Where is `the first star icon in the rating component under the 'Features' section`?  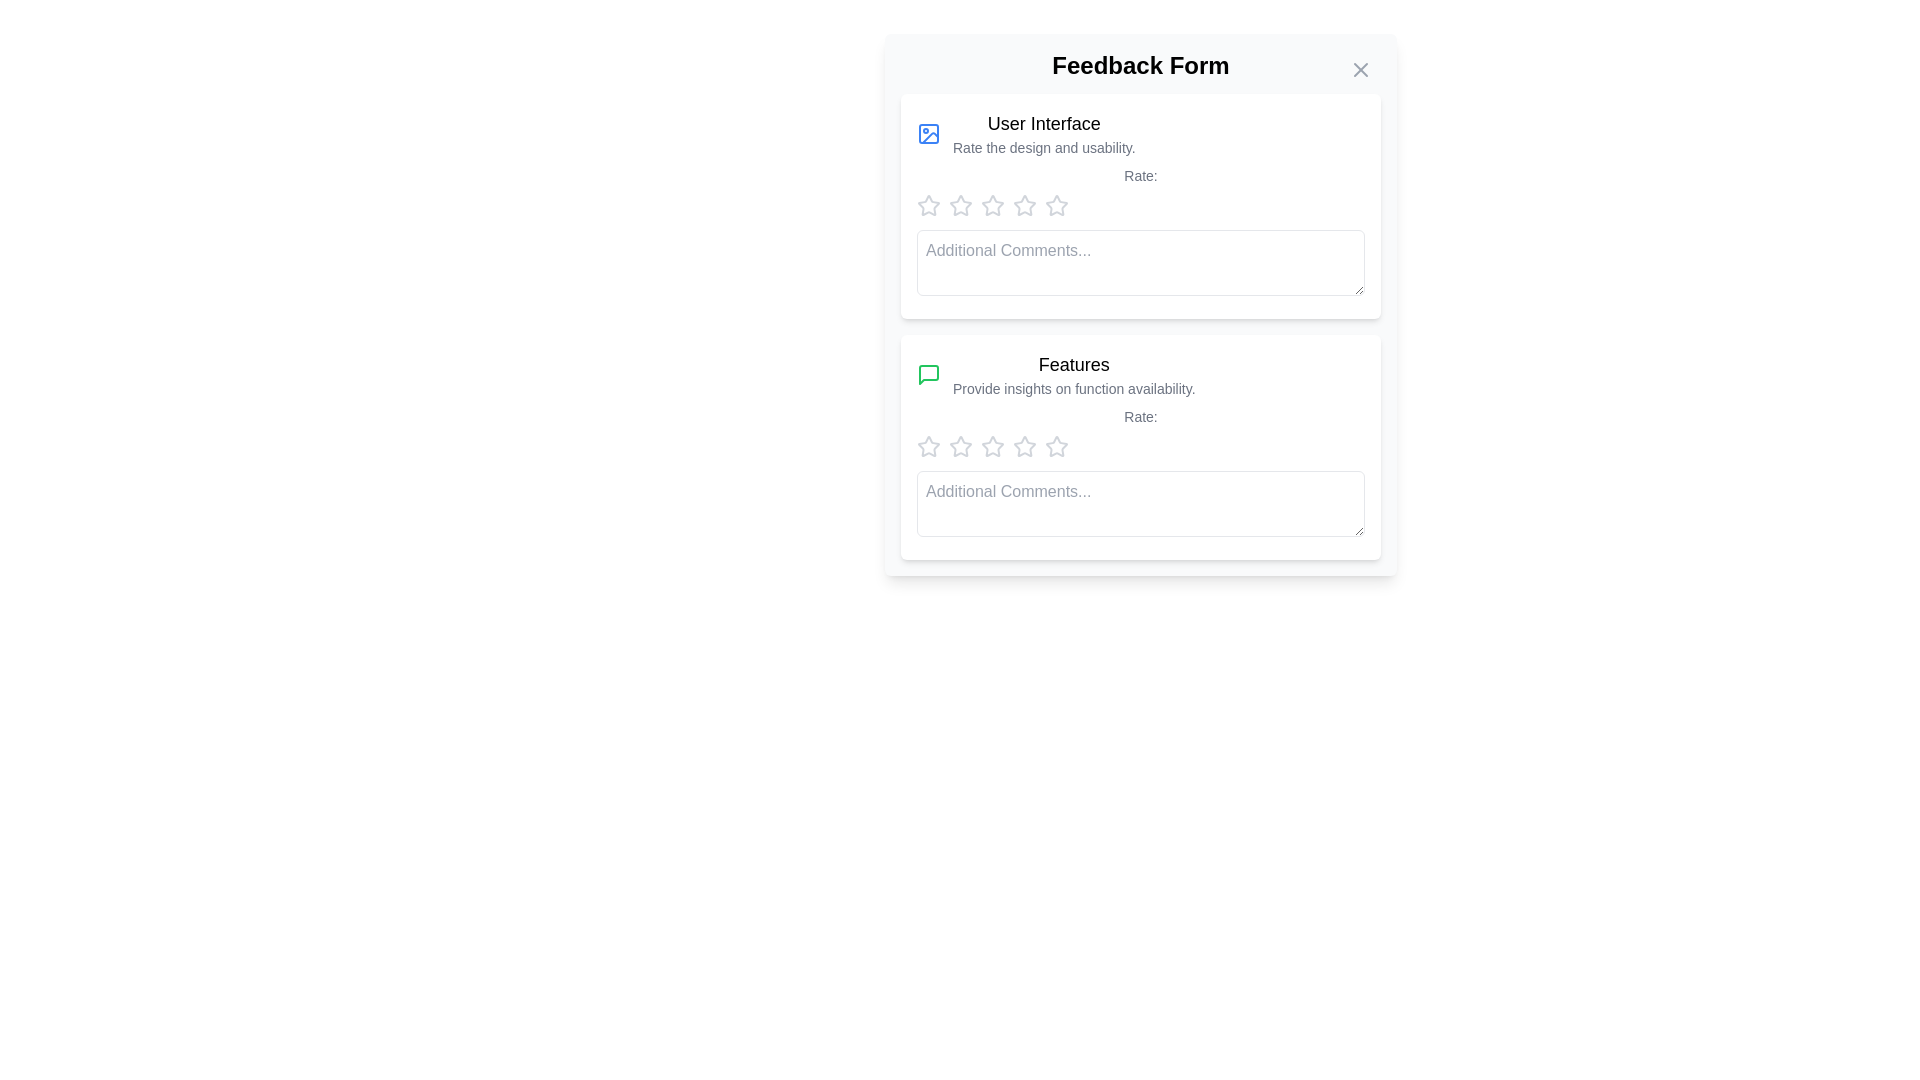 the first star icon in the rating component under the 'Features' section is located at coordinates (928, 445).